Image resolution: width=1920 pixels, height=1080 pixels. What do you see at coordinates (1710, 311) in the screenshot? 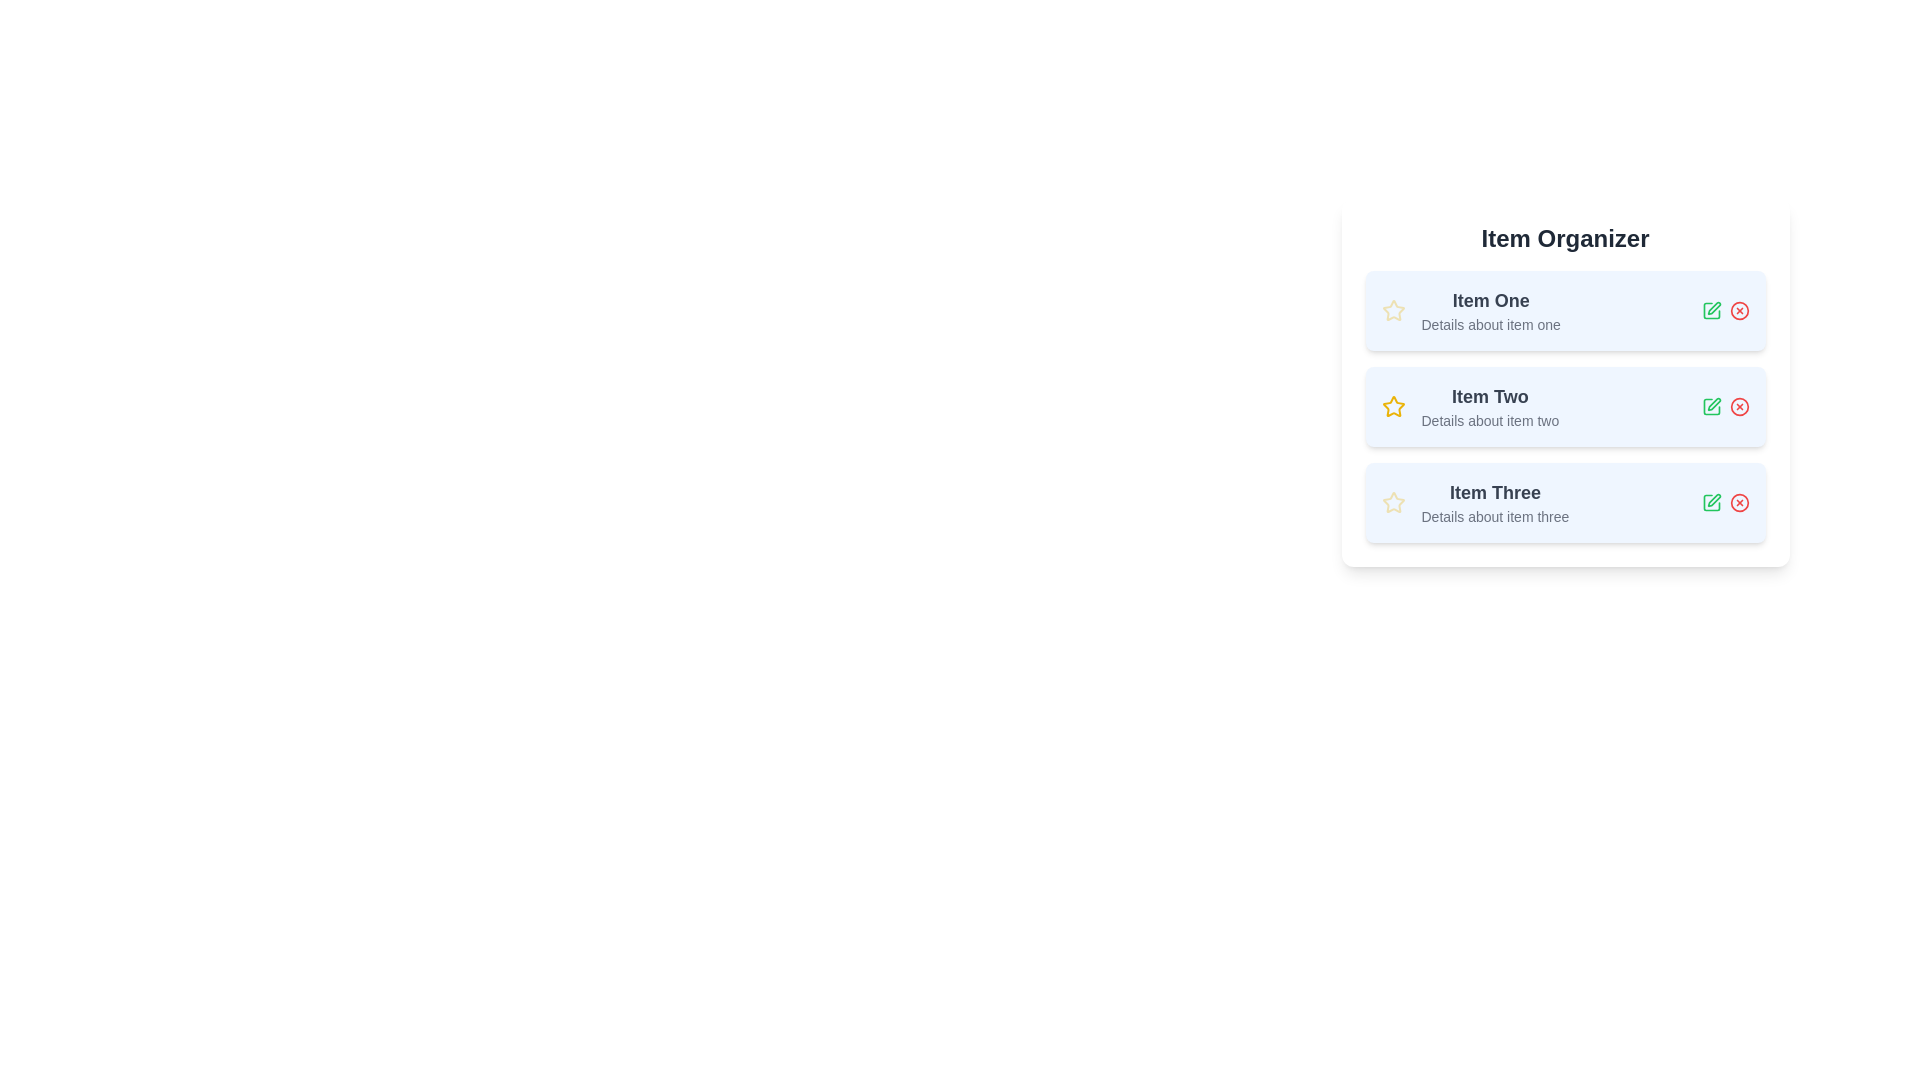
I see `the edit icon for the item Item One` at bounding box center [1710, 311].